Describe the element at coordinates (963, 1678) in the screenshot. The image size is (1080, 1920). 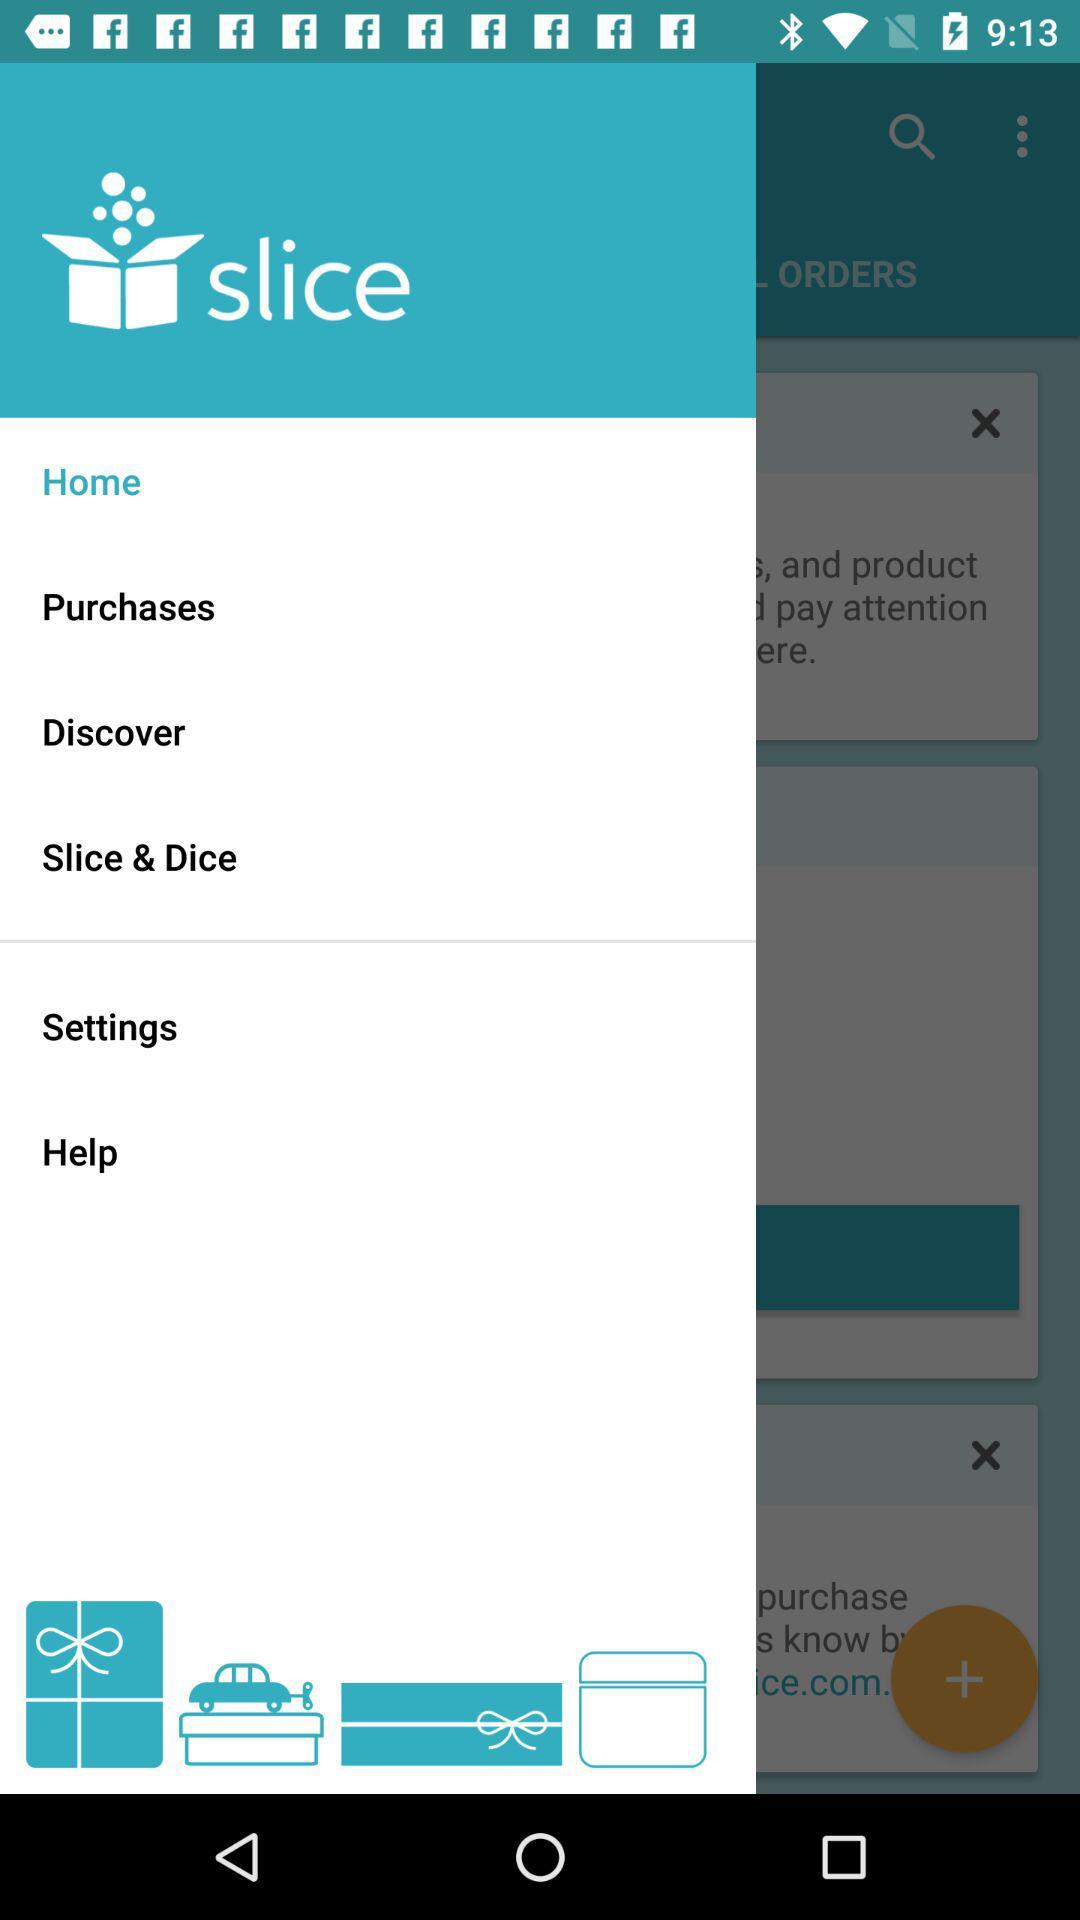
I see `the add icon` at that location.